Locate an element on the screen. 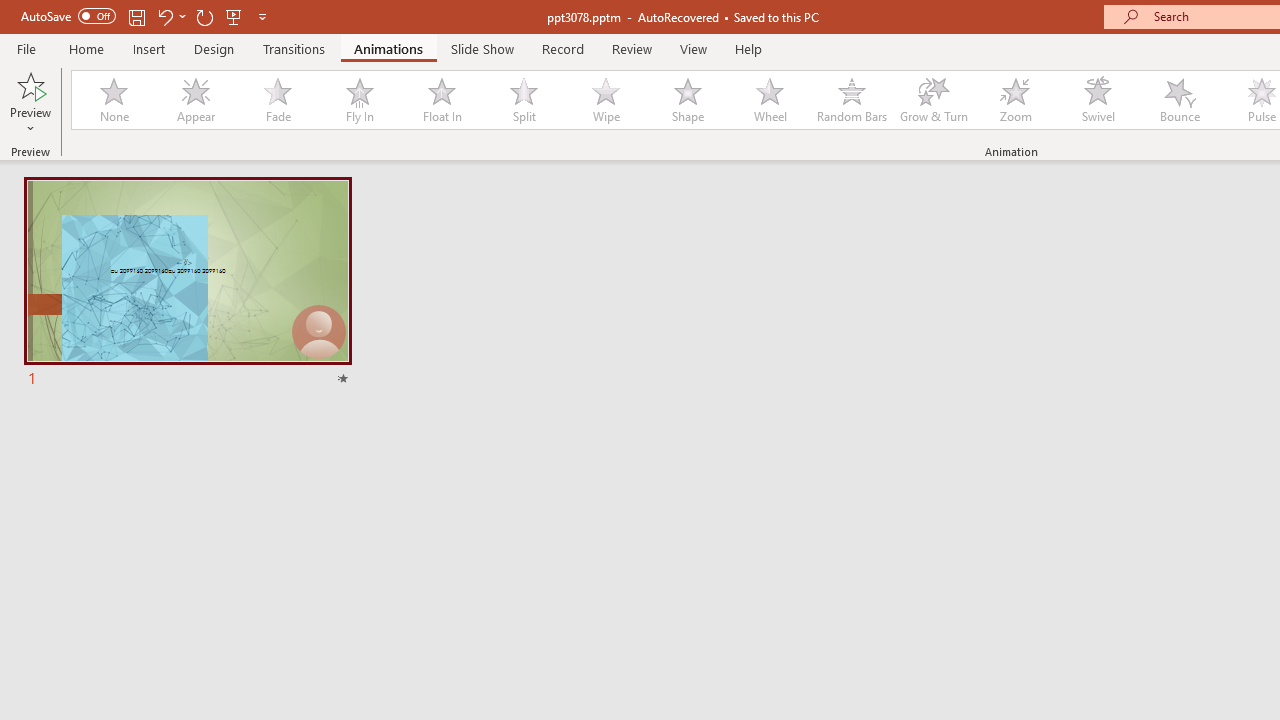 This screenshot has height=720, width=1280. 'Wheel' is located at coordinates (769, 100).